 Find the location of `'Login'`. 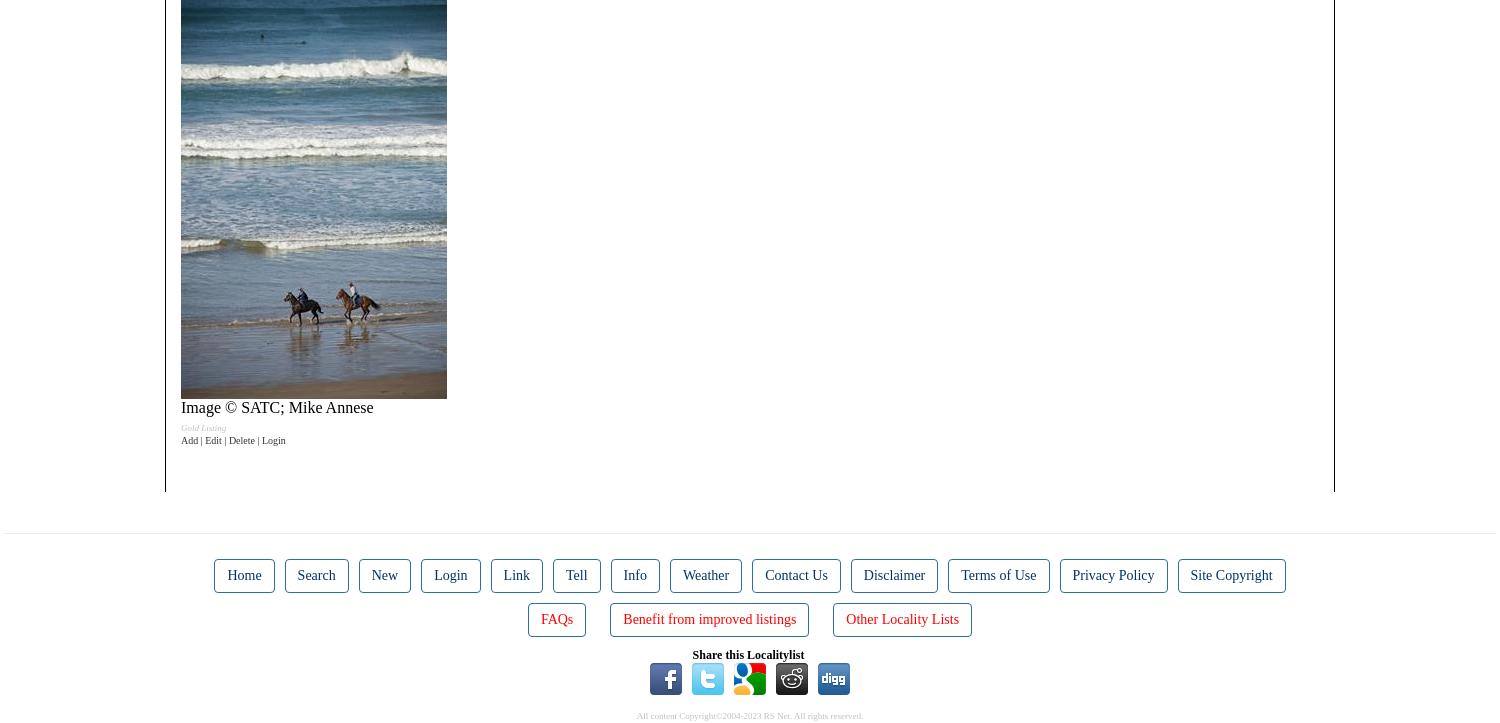

'Login' is located at coordinates (449, 574).